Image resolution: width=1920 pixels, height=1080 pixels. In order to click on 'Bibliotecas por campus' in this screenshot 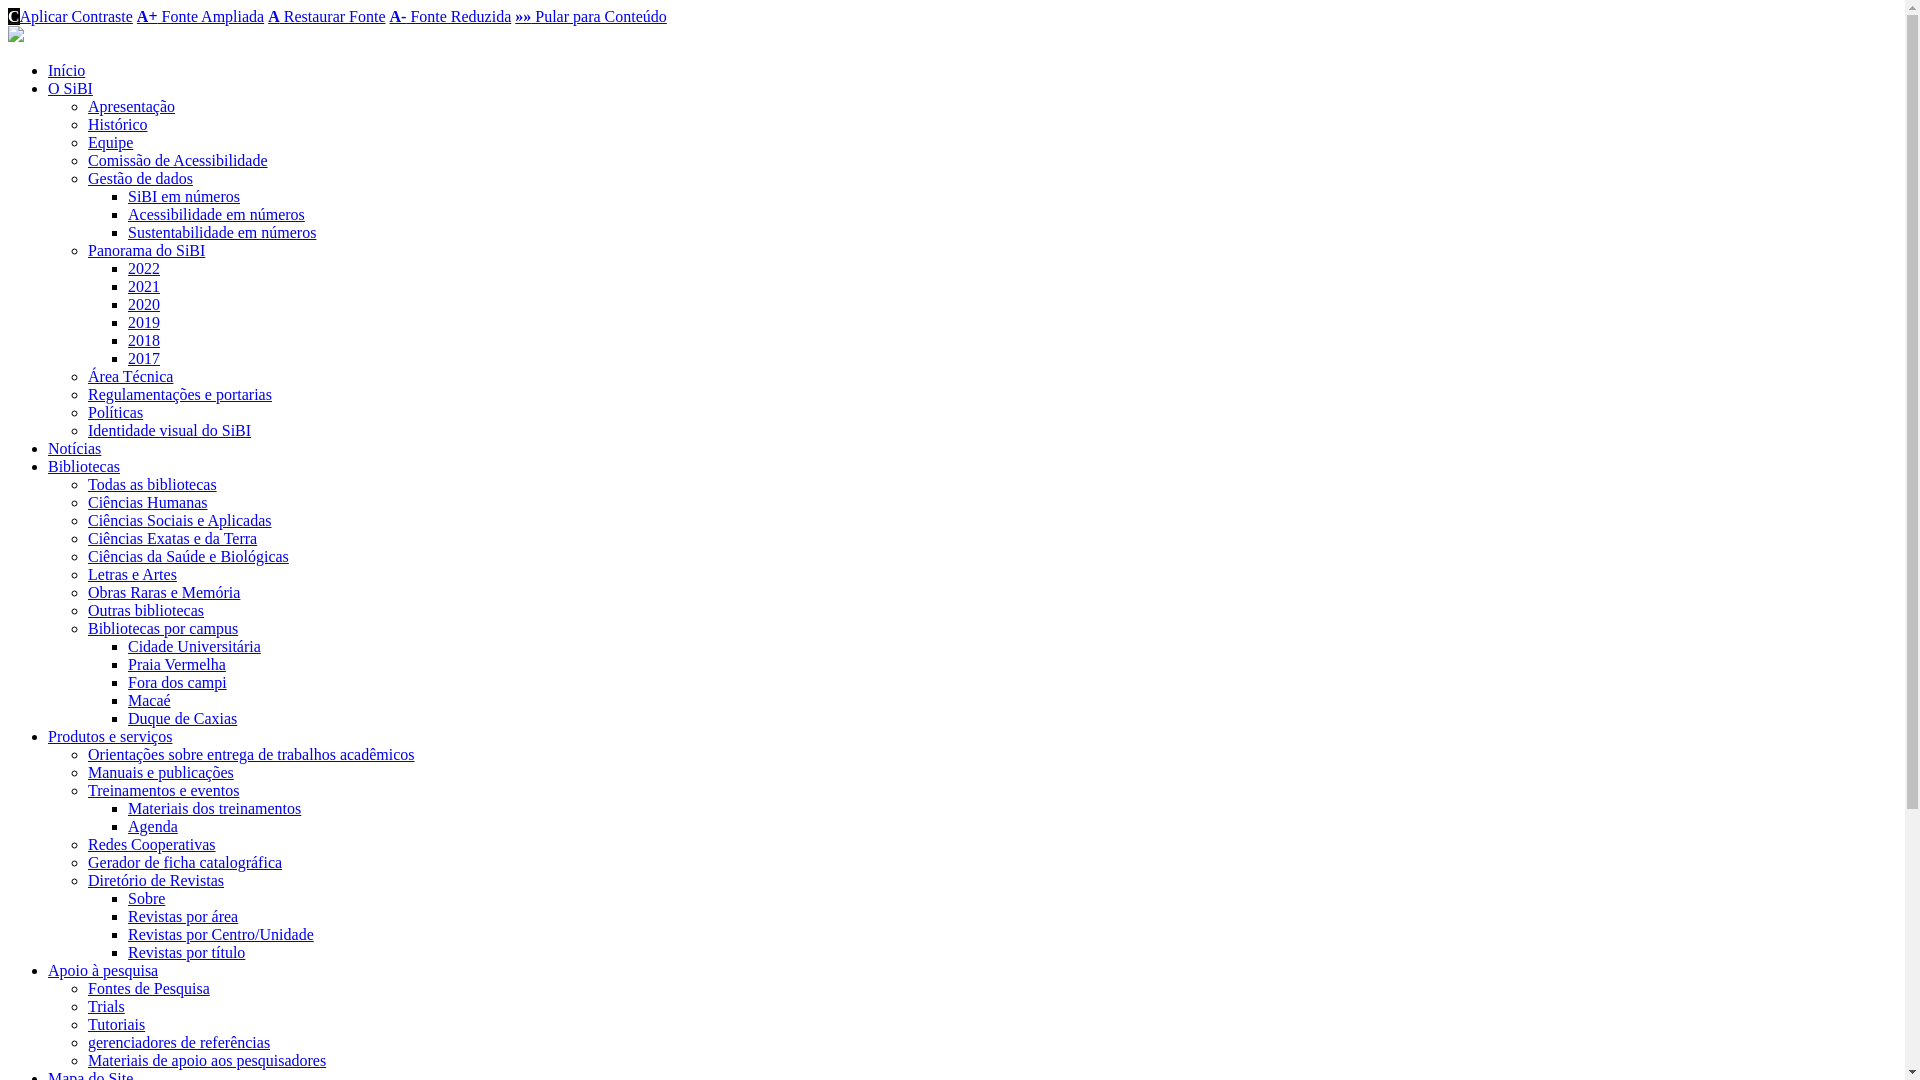, I will do `click(163, 627)`.